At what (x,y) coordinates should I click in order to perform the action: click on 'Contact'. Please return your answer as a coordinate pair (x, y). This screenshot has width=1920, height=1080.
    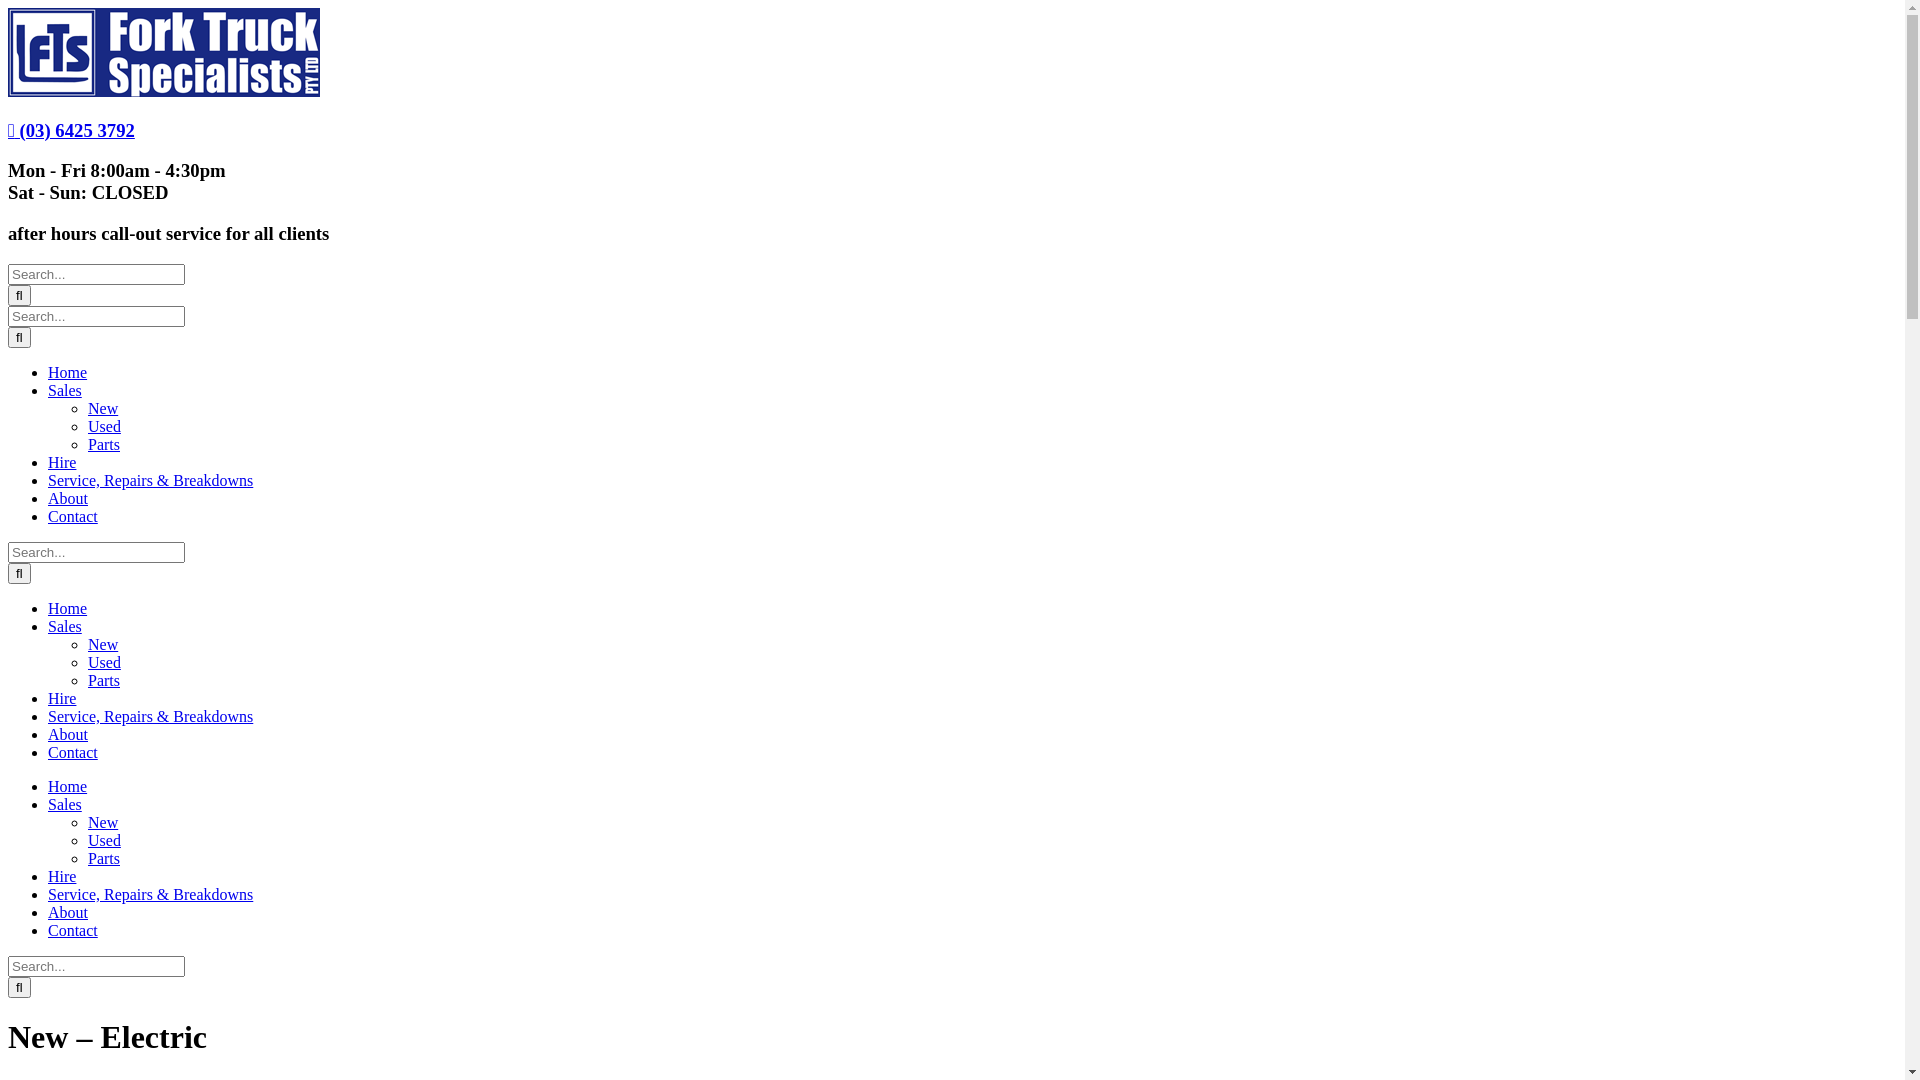
    Looking at the image, I should click on (48, 515).